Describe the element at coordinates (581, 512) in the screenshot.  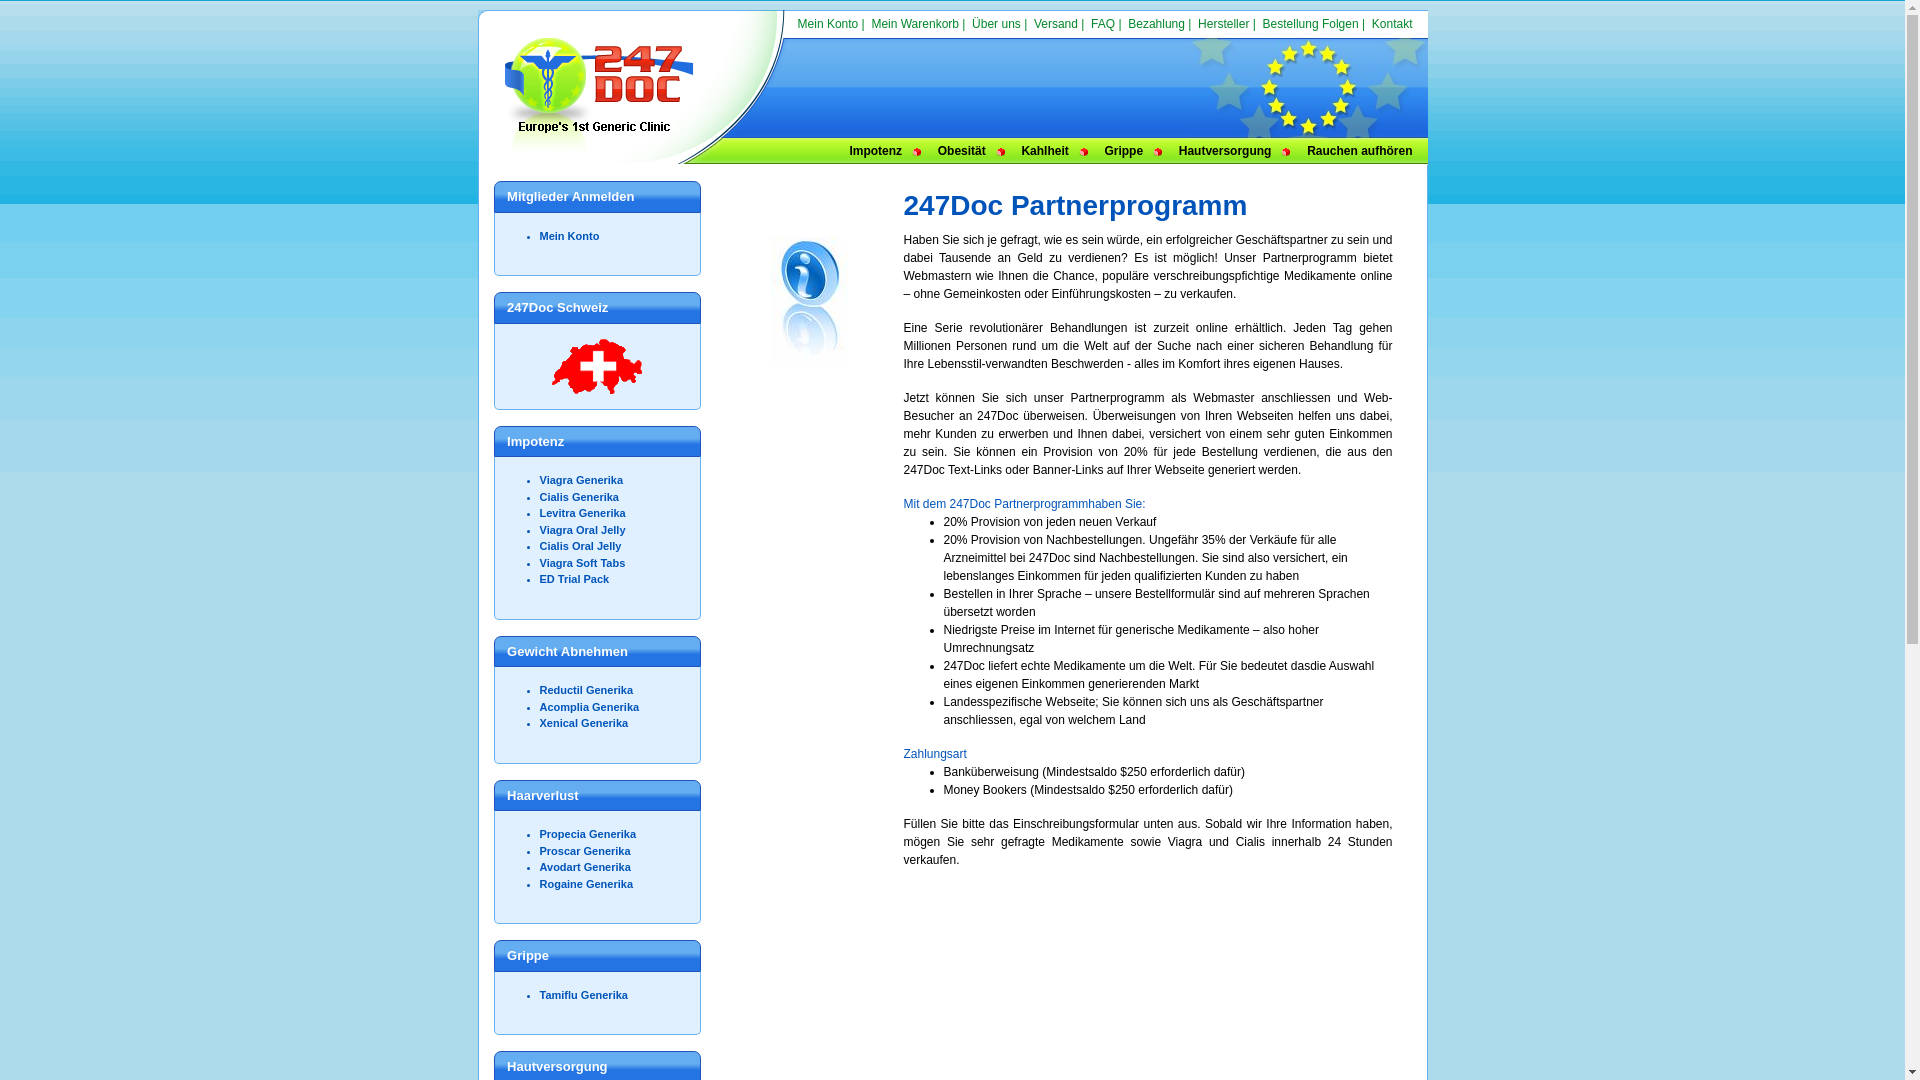
I see `'Levitra Generika'` at that location.